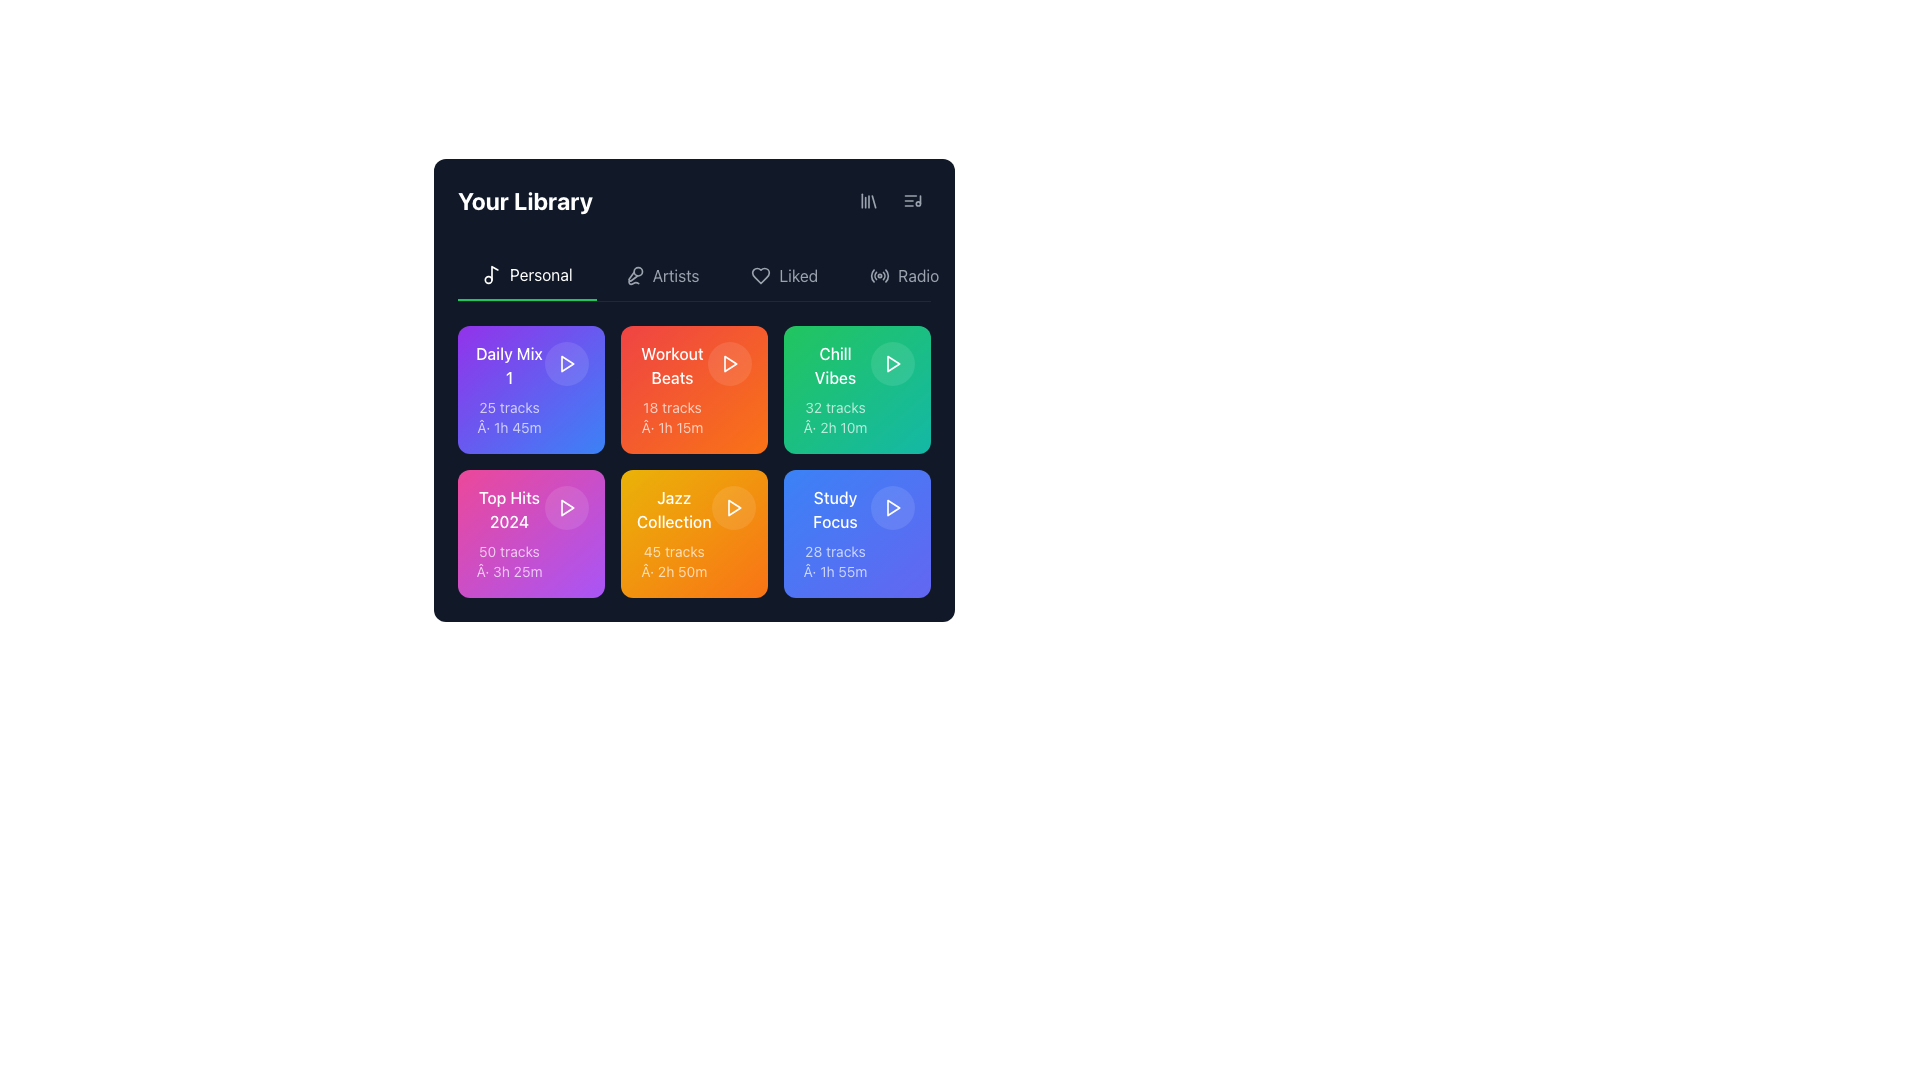 The image size is (1920, 1080). I want to click on the decorative icon representing the 'Personal' section in the 'Your Library' navigation bar, located immediately to the left of the 'Personal' label, so click(491, 274).